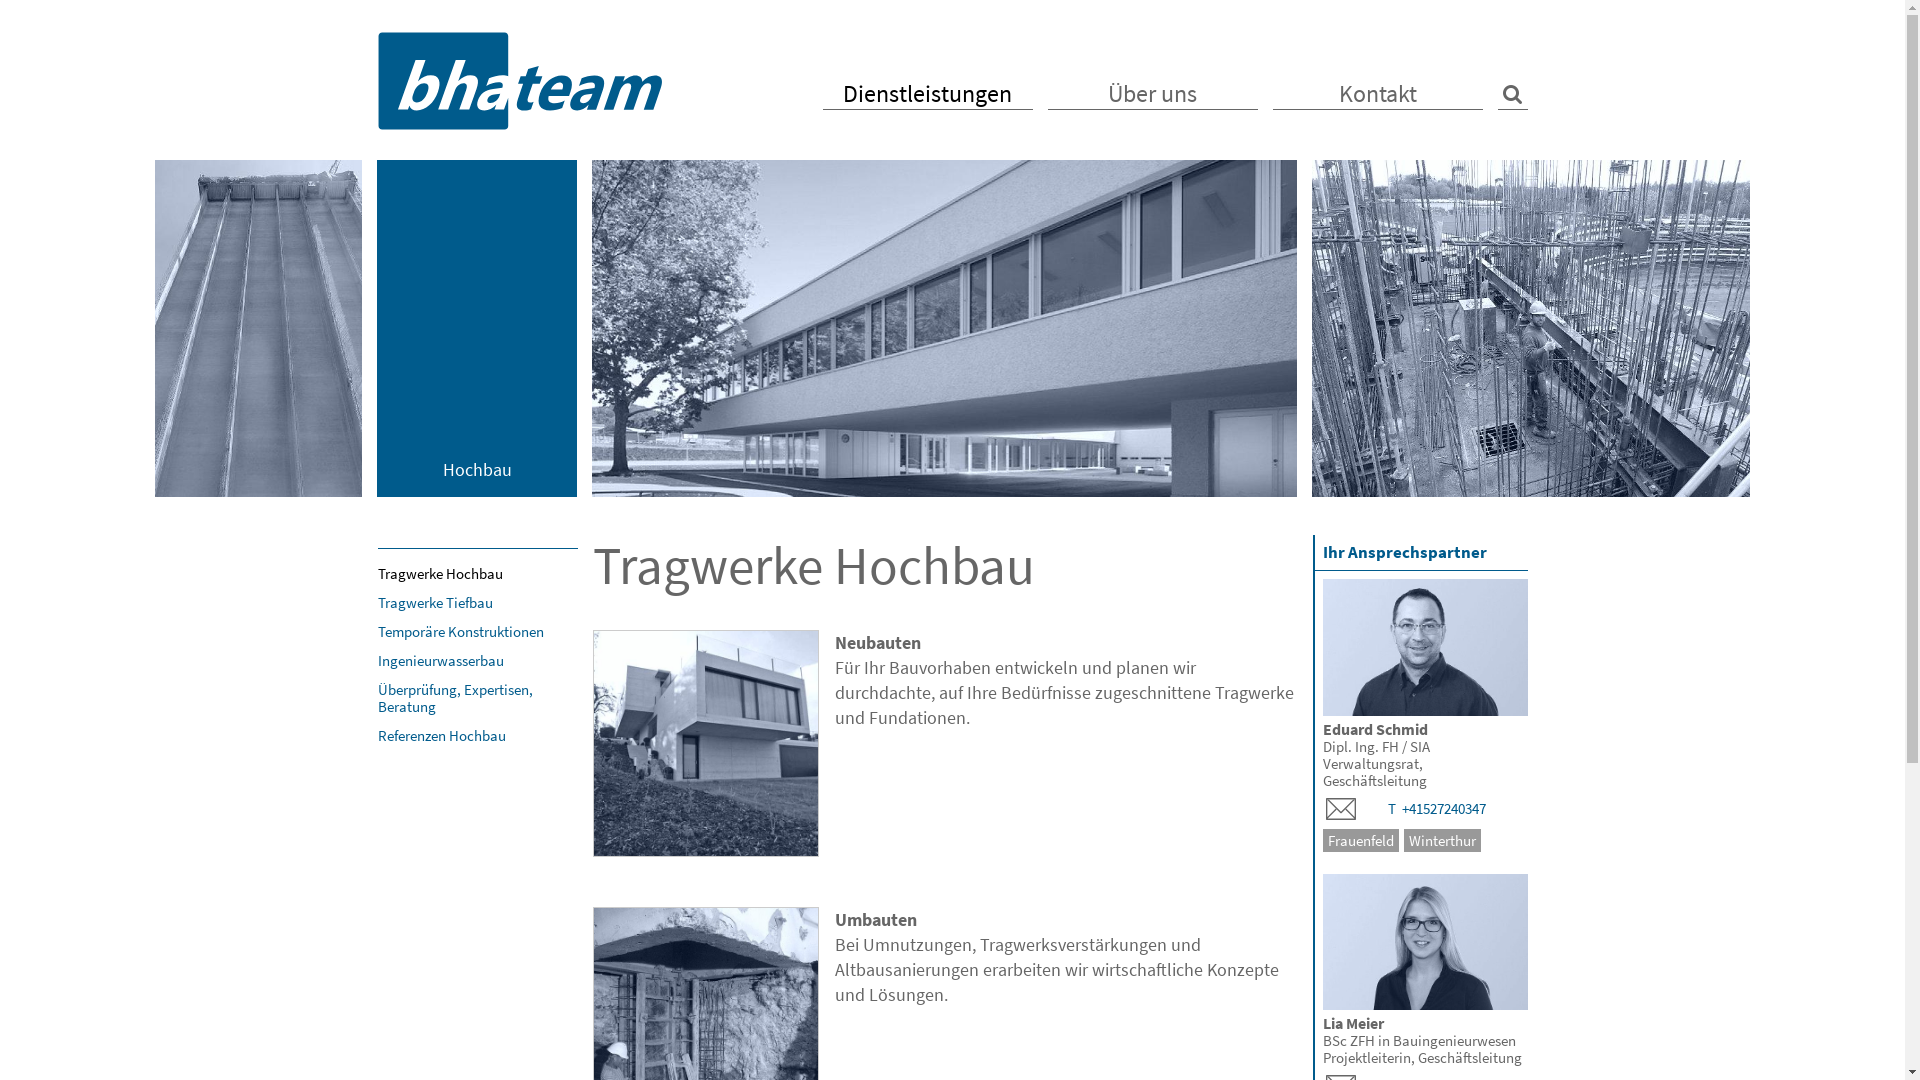 The image size is (1920, 1080). I want to click on 'Tragwerke Hochbau', so click(477, 573).